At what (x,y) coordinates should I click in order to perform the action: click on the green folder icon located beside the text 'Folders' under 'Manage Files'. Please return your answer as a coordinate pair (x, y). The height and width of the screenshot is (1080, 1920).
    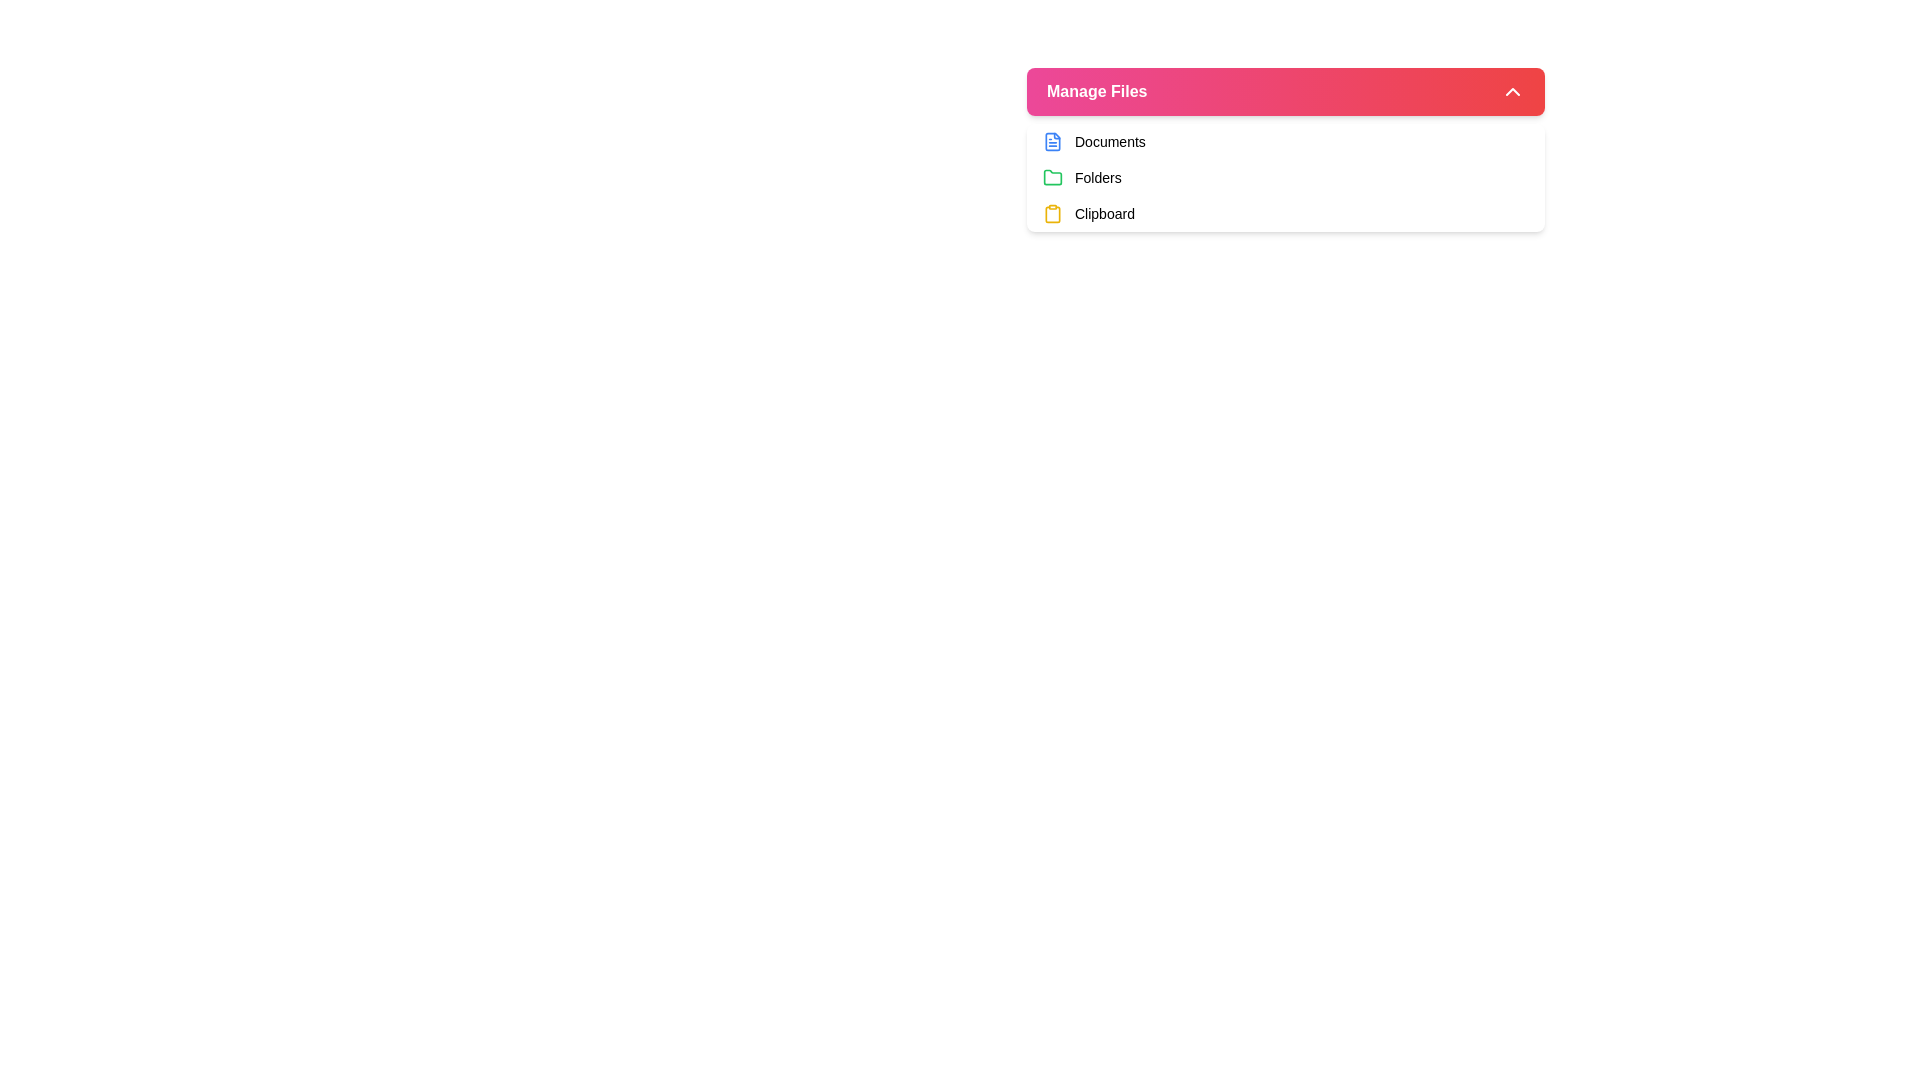
    Looking at the image, I should click on (1051, 176).